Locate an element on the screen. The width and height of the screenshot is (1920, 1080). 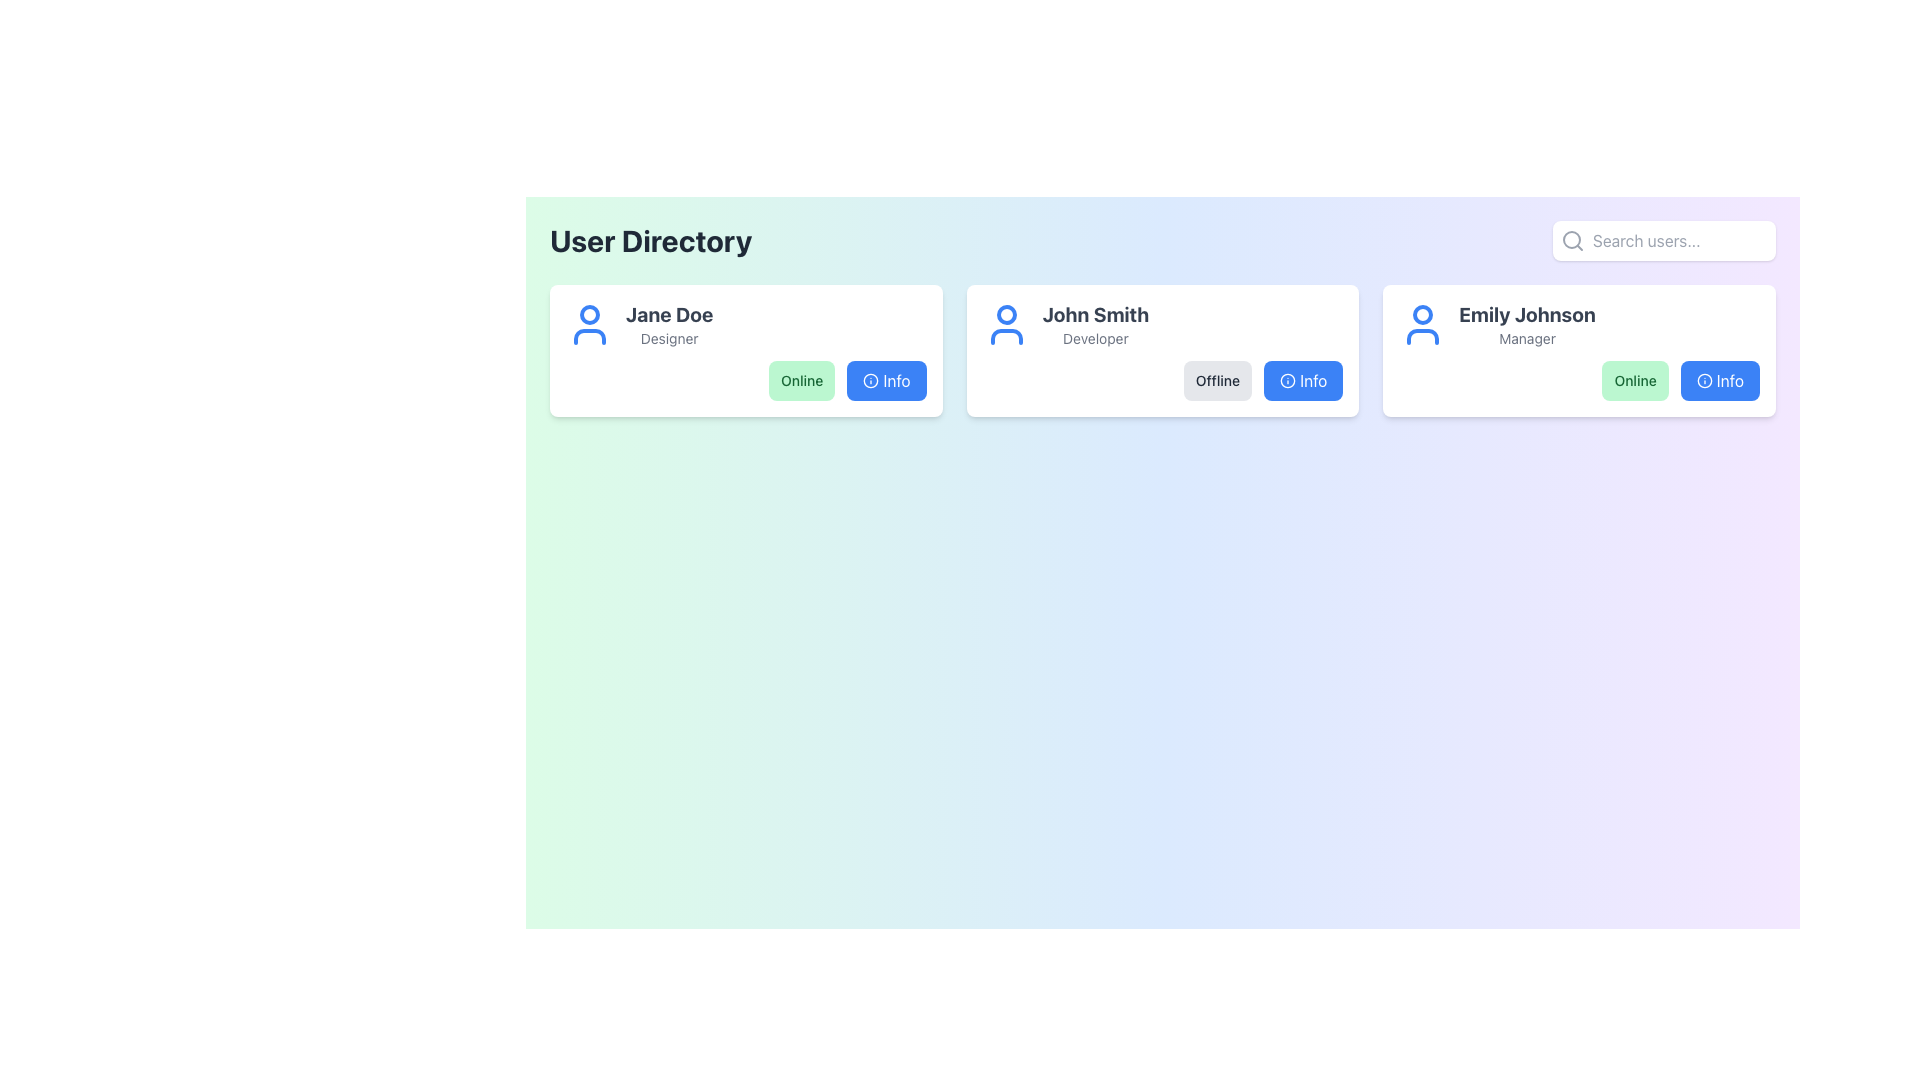
the 'User Directory' text header, which serves as the title for the section indicating the content and purpose of the area it labels is located at coordinates (651, 239).